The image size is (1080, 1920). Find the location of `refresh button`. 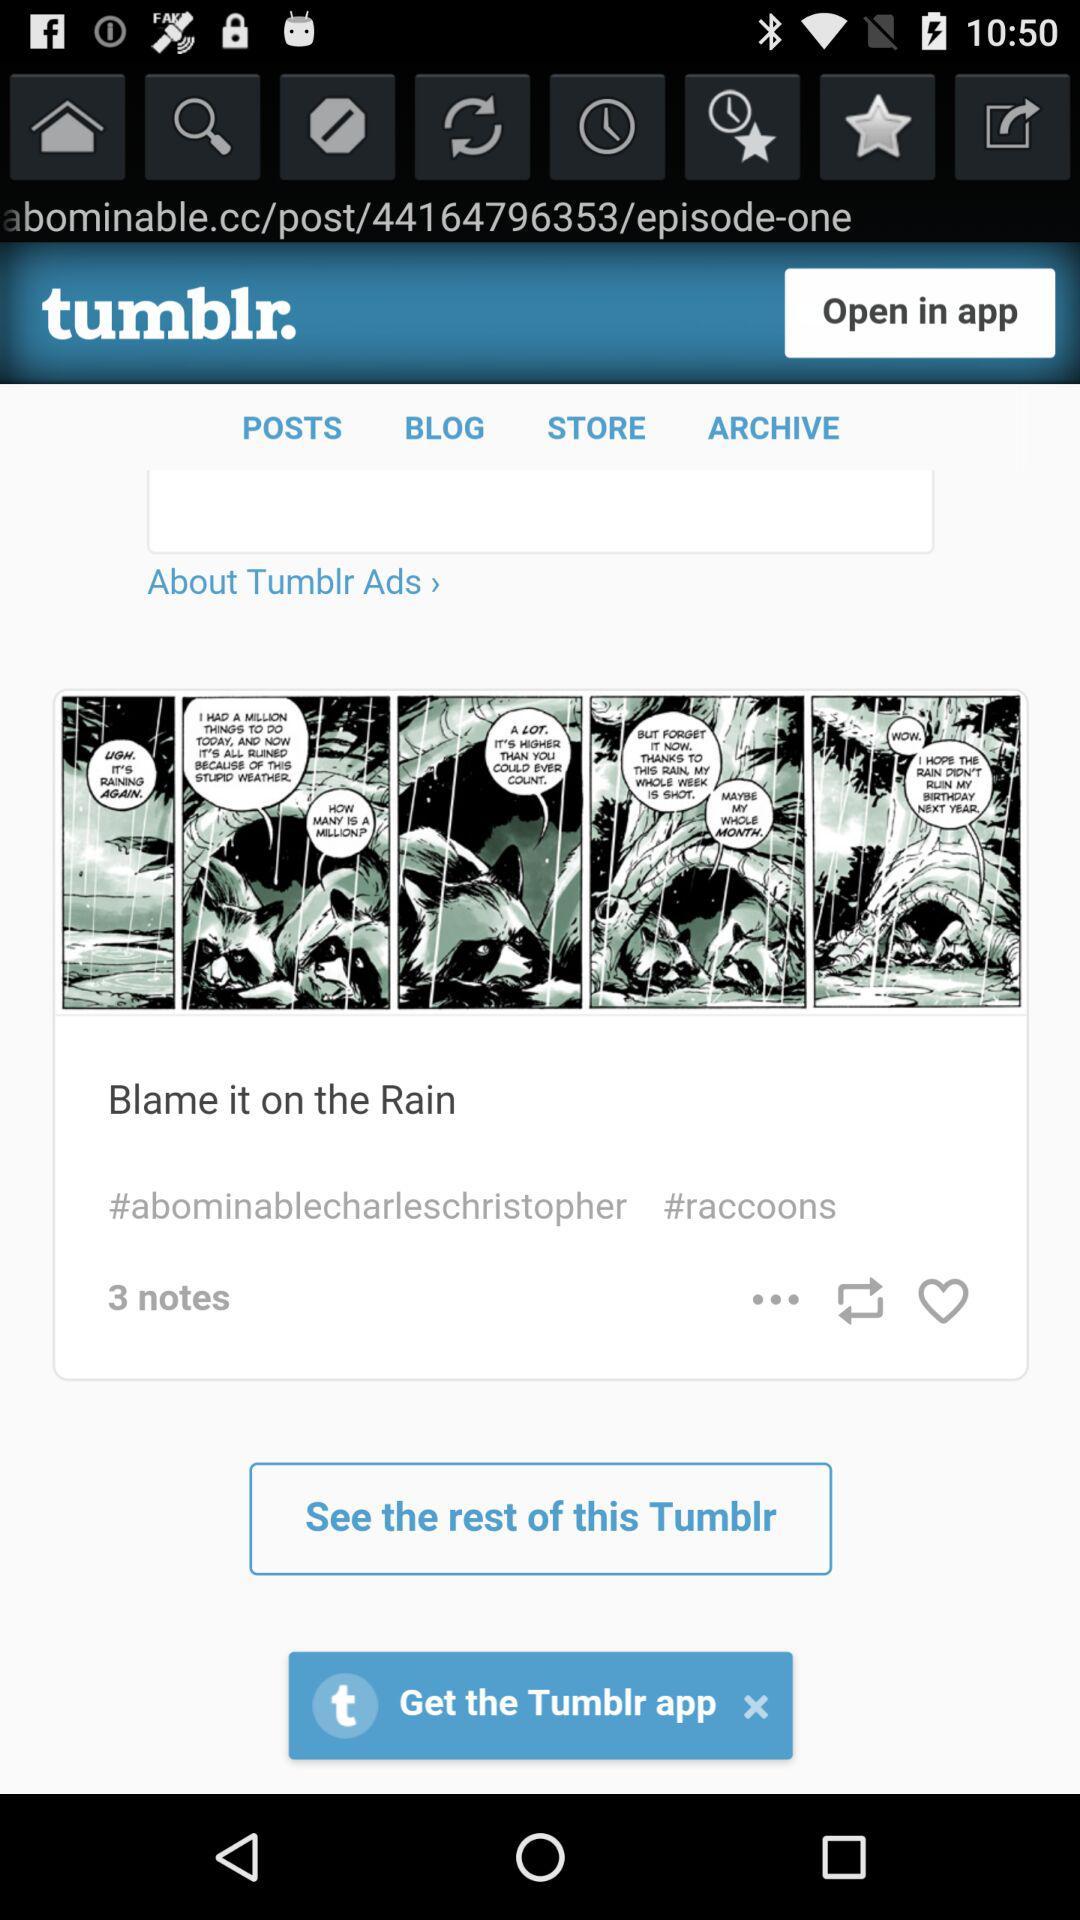

refresh button is located at coordinates (472, 124).